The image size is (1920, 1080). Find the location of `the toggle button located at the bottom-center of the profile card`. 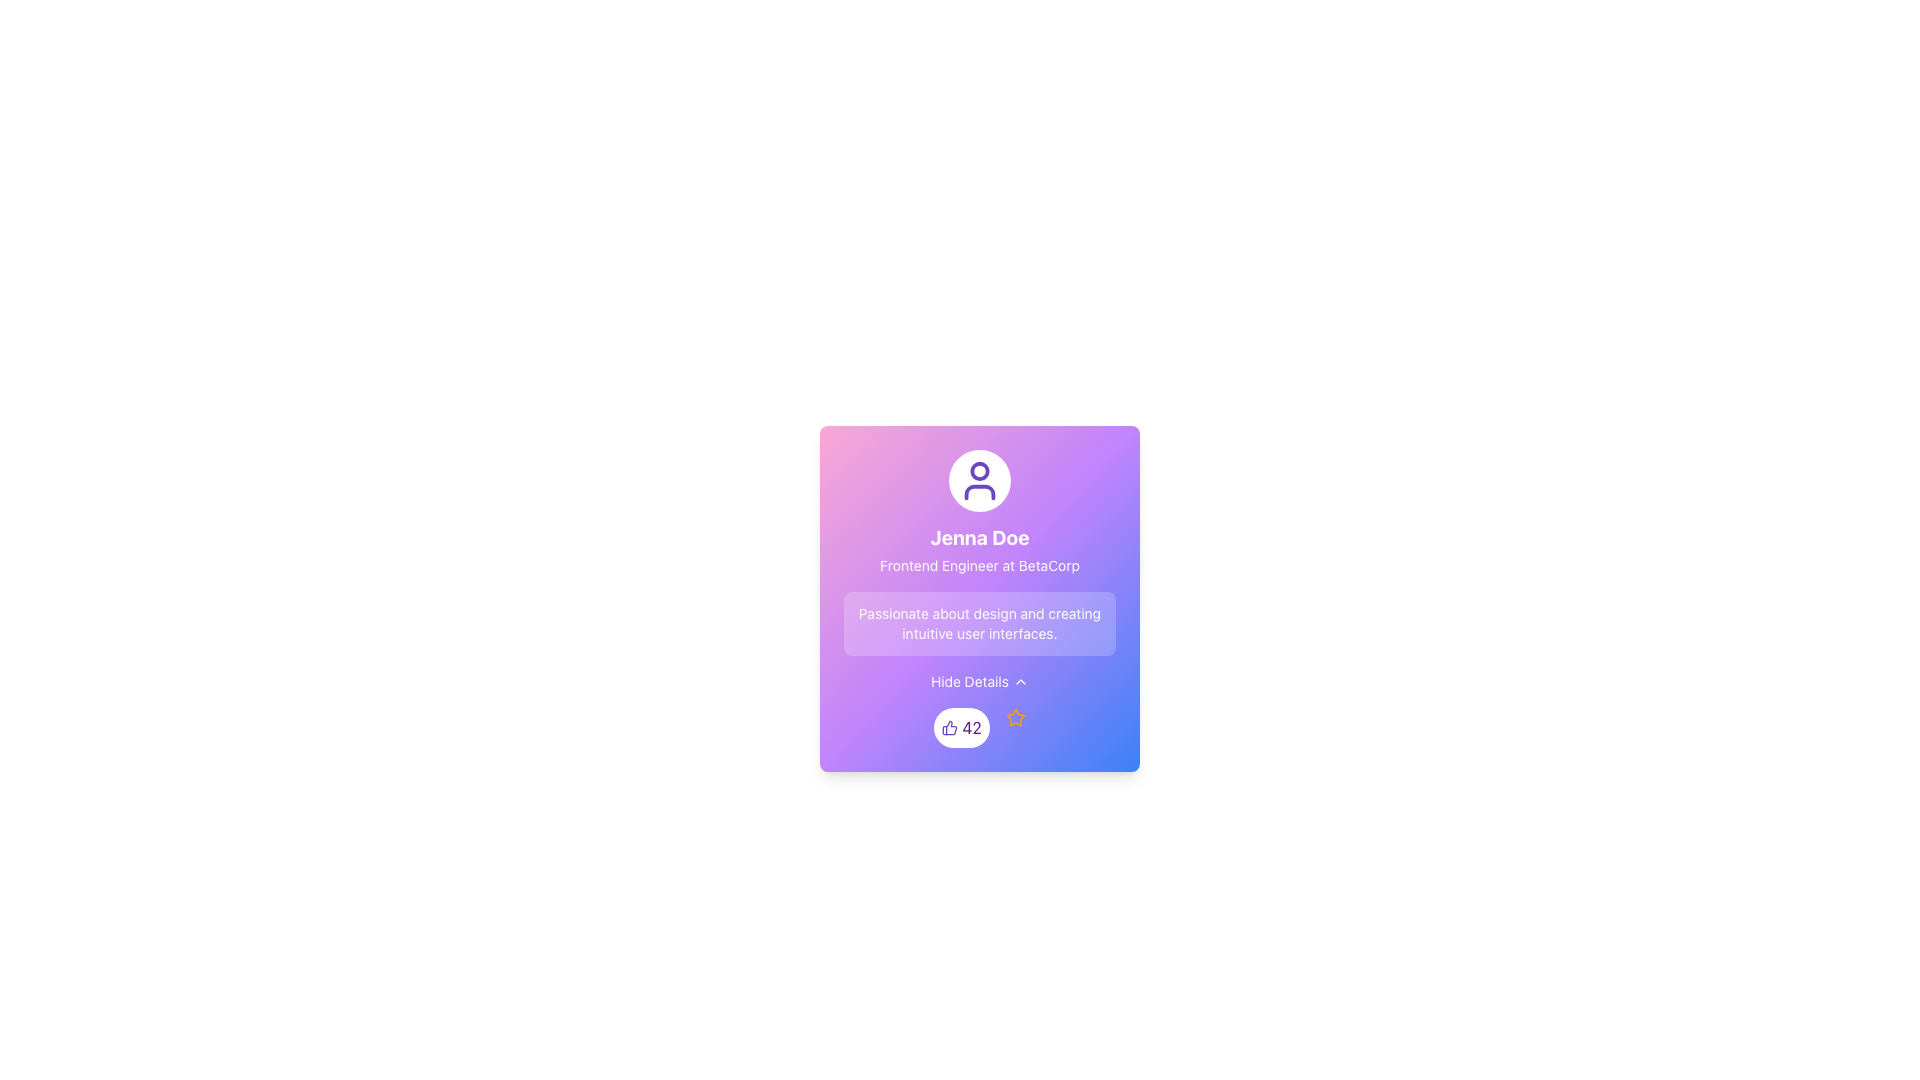

the toggle button located at the bottom-center of the profile card is located at coordinates (979, 681).